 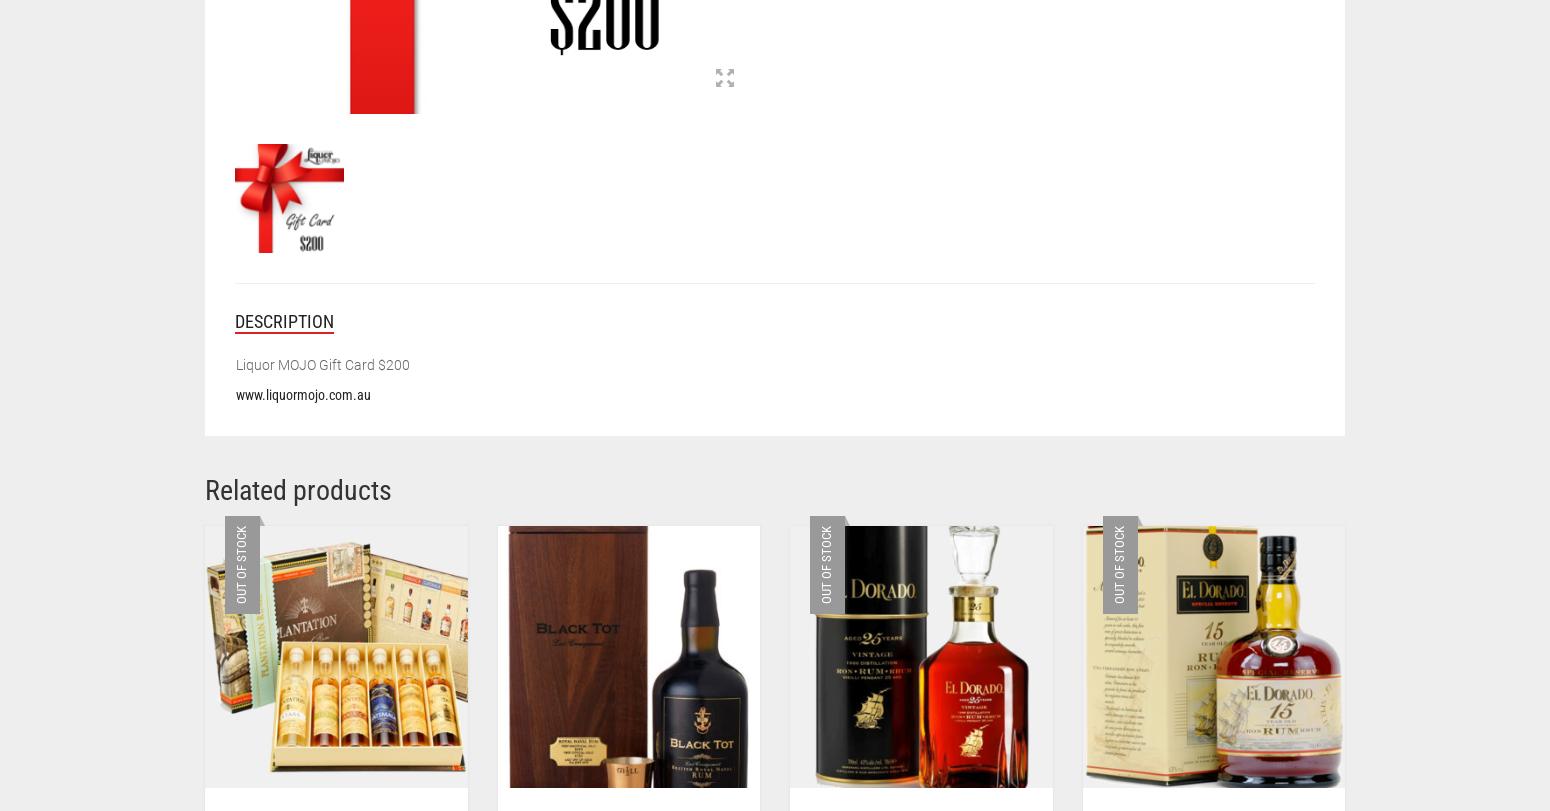 What do you see at coordinates (1035, 81) in the screenshot?
I see `'Plantation Rum Selection Cigar Gift Pack (6 x 100ml bottles) showcases the best from the Plantation rum range, containing the following expressions: Plantation 3 Stars, Original Dark, Barbados Grande Reserve, Guatemala Gran Anejo, Plantation XO 20th Anniversary and the rare Peru Vintage 2004.'` at bounding box center [1035, 81].